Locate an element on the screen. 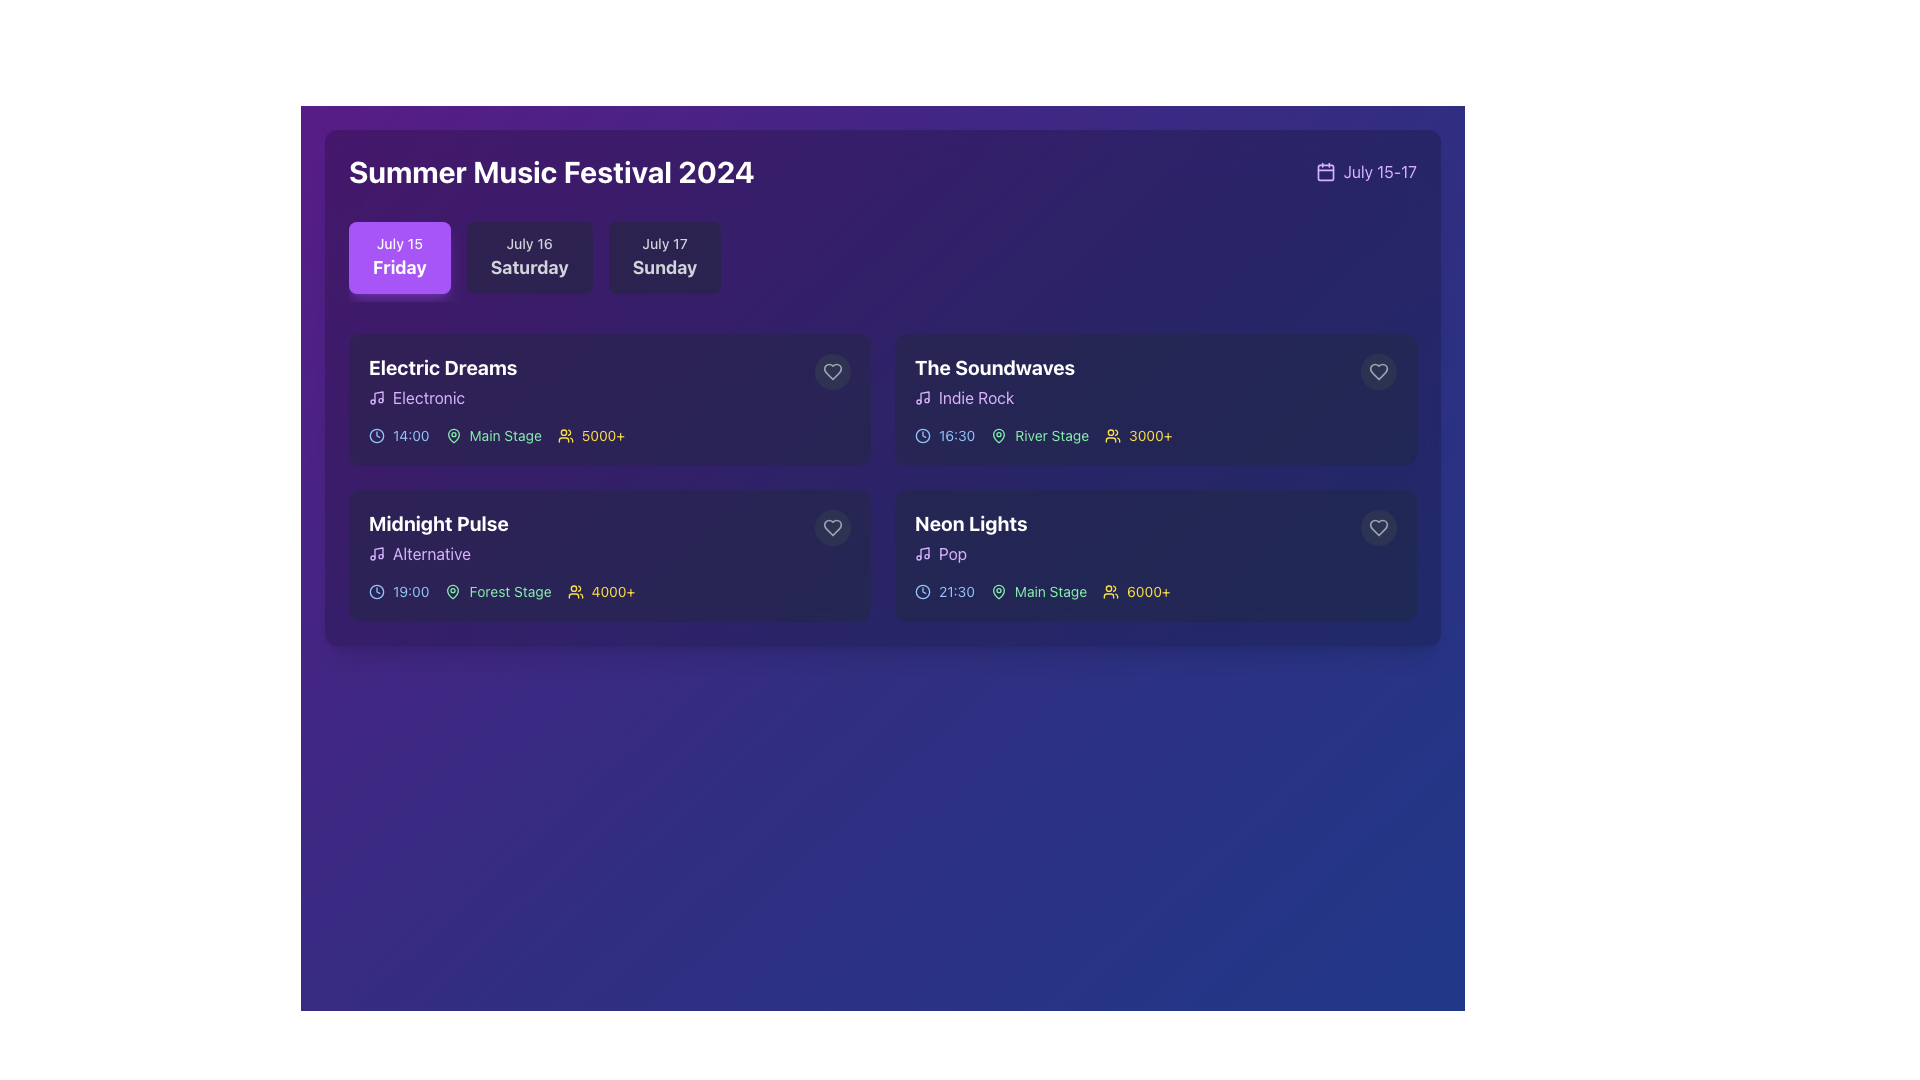  the small light yellow icon illustrating a group of people, located in the 'Midnight Pulse' event section, to the left of the '4000+' attendee count text is located at coordinates (574, 590).